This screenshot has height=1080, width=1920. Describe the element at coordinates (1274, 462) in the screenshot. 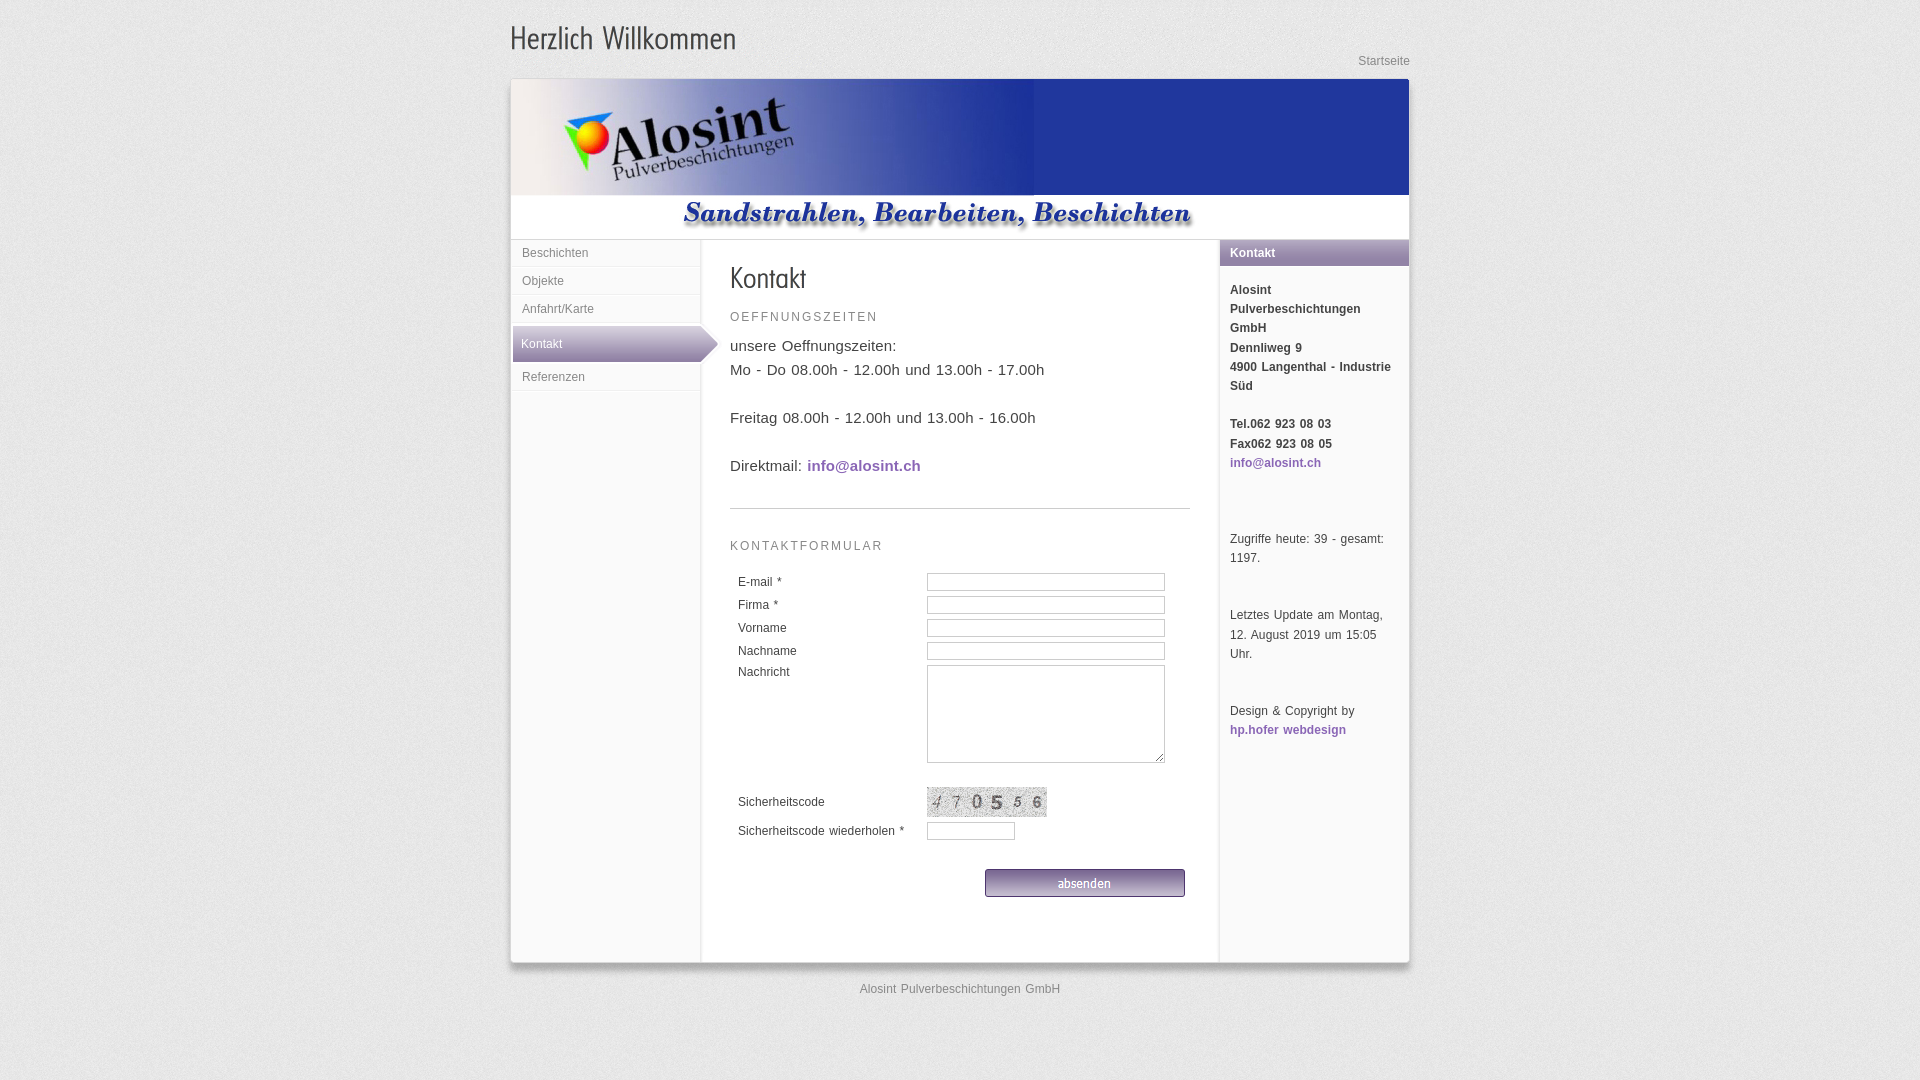

I see `'info@alosint.ch'` at that location.